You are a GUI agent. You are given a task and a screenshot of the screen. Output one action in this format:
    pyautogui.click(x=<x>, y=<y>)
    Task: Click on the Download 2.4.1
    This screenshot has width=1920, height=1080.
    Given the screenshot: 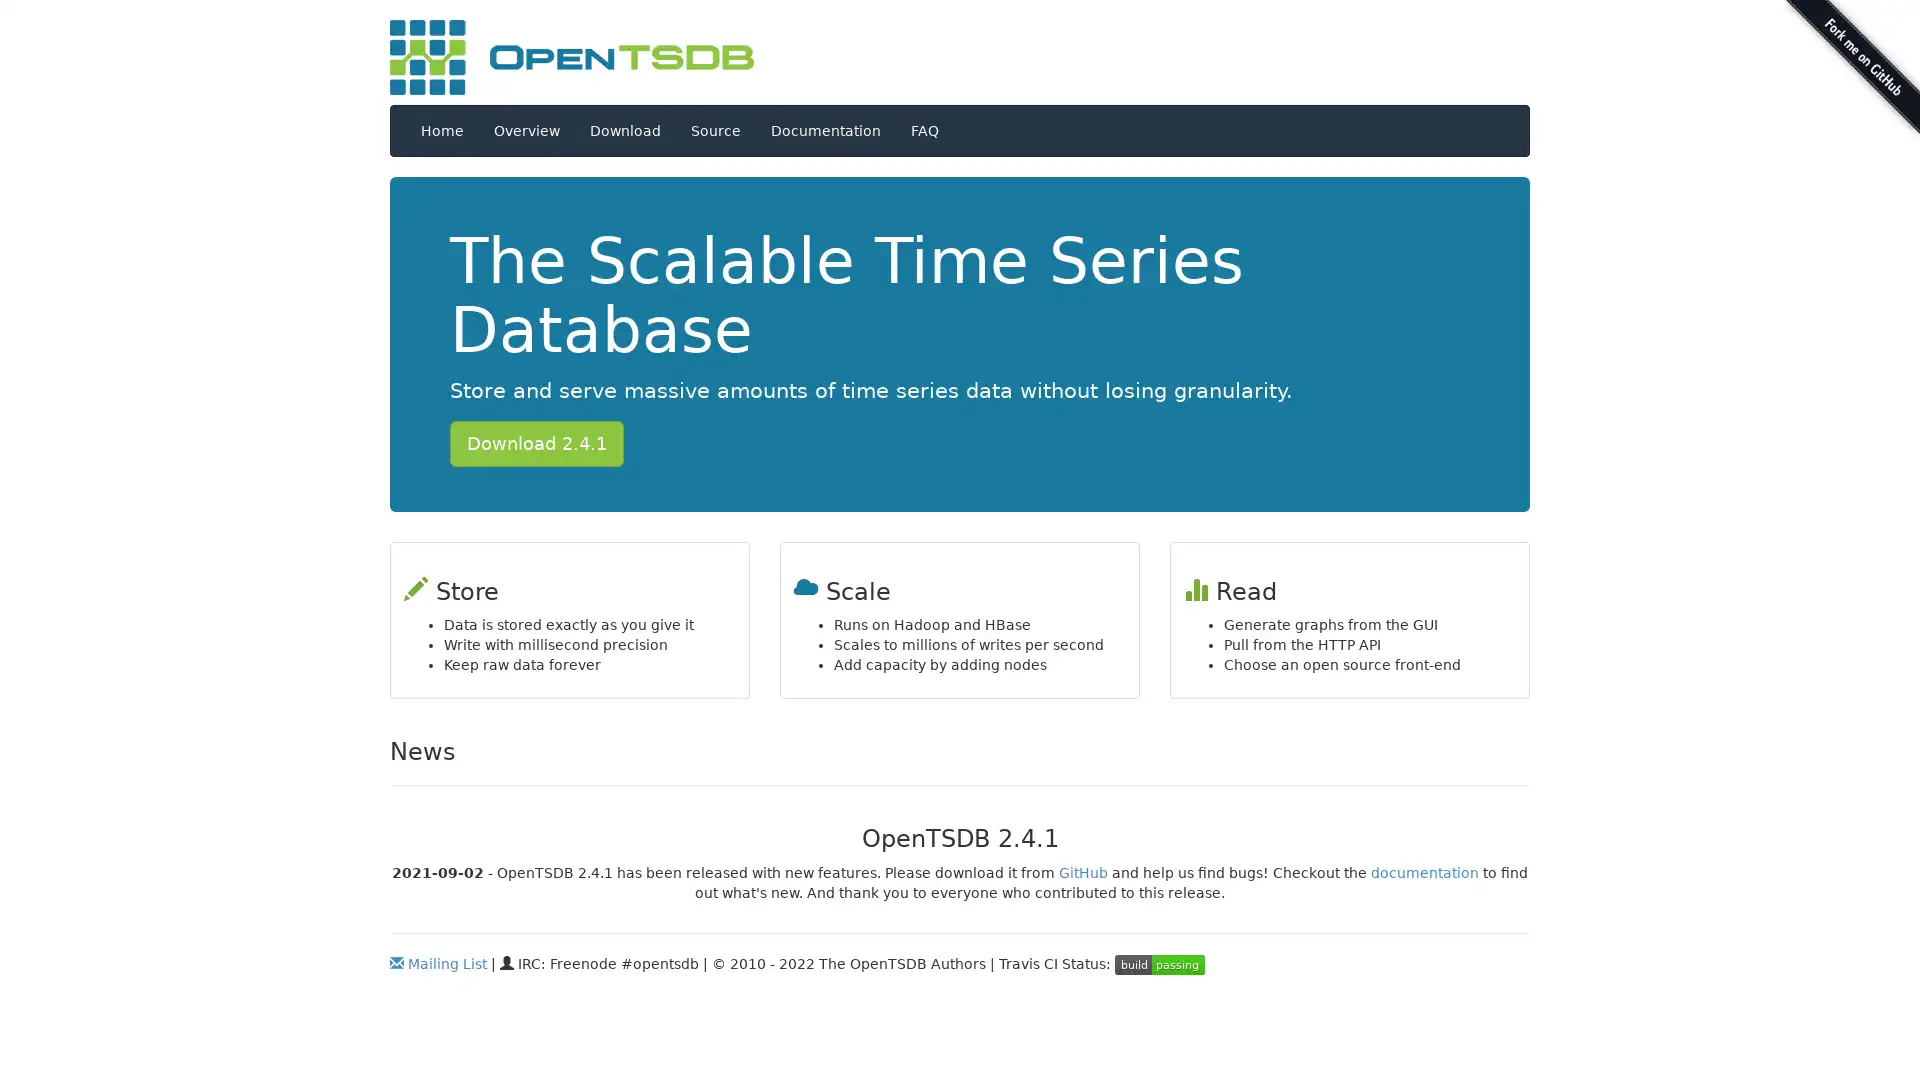 What is the action you would take?
    pyautogui.click(x=537, y=442)
    